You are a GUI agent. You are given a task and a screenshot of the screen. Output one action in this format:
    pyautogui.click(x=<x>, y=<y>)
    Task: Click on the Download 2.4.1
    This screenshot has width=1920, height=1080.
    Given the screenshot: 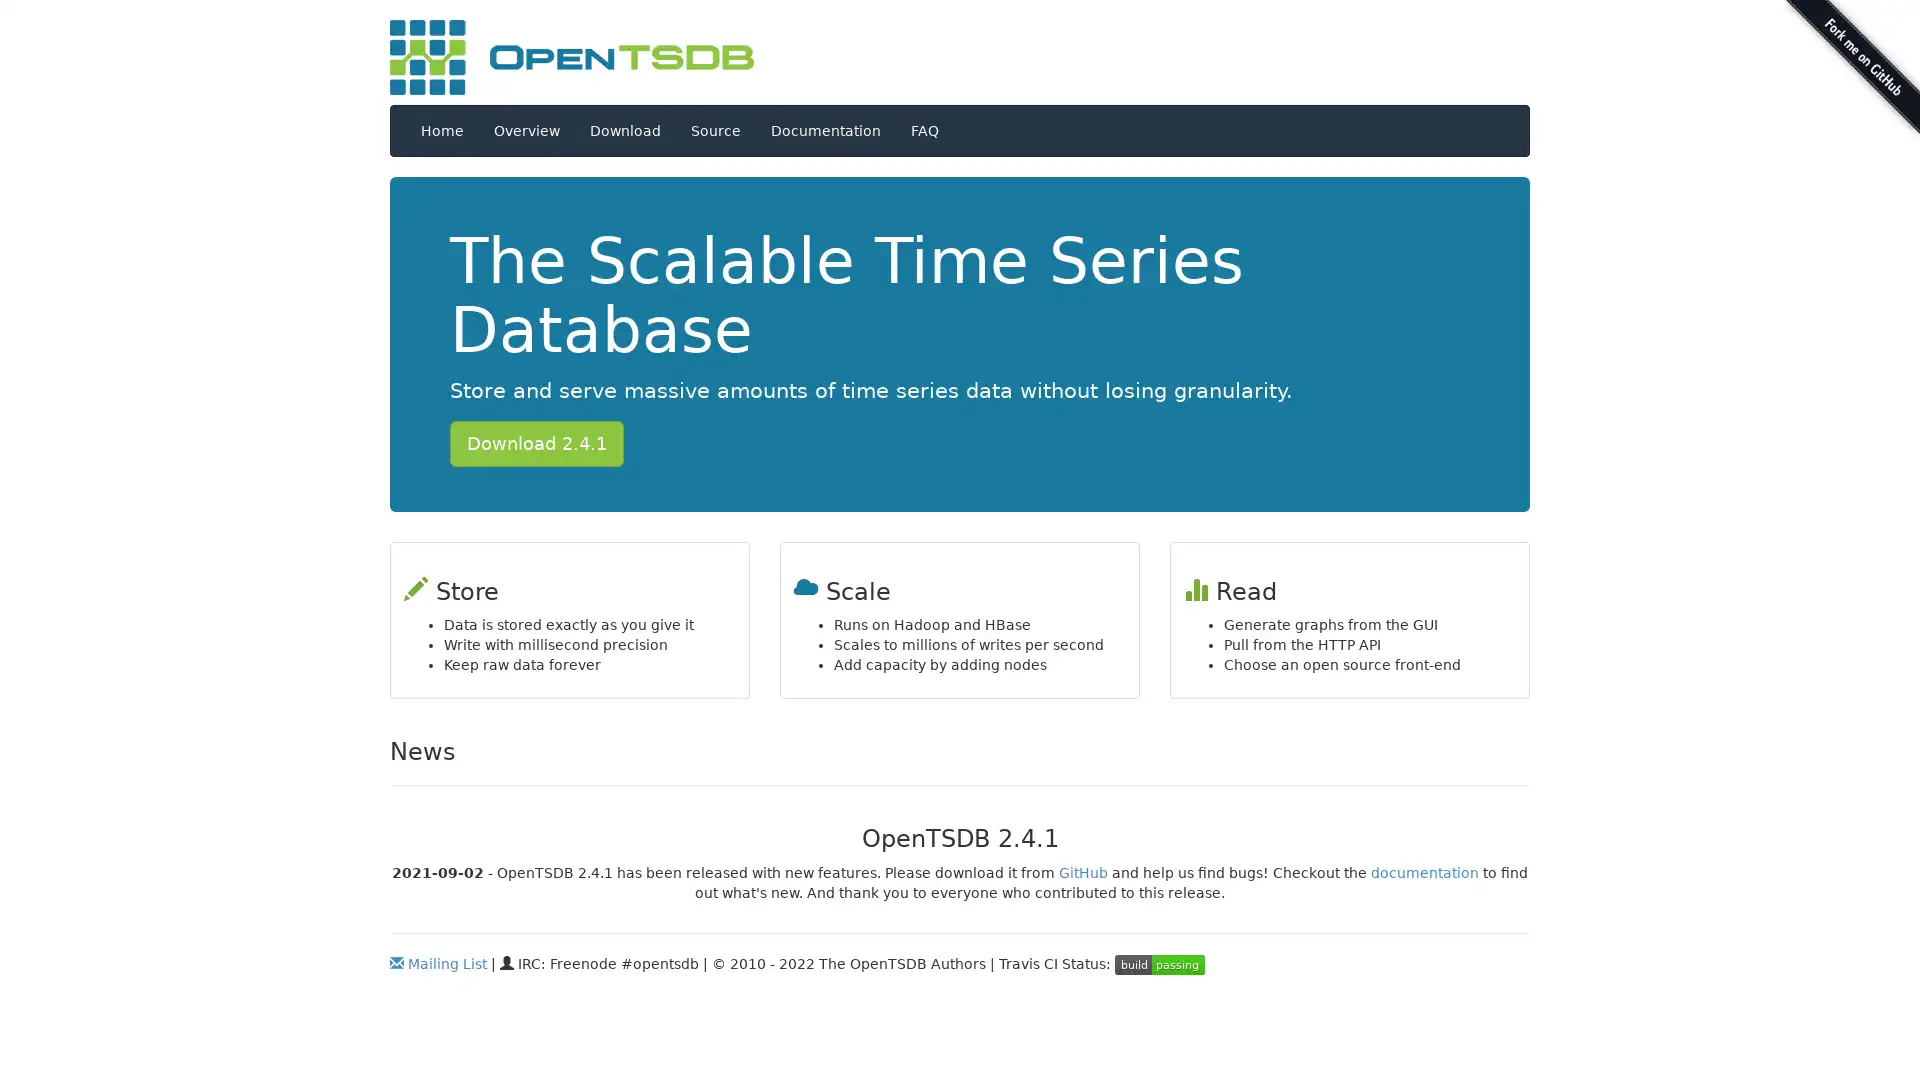 What is the action you would take?
    pyautogui.click(x=537, y=442)
    